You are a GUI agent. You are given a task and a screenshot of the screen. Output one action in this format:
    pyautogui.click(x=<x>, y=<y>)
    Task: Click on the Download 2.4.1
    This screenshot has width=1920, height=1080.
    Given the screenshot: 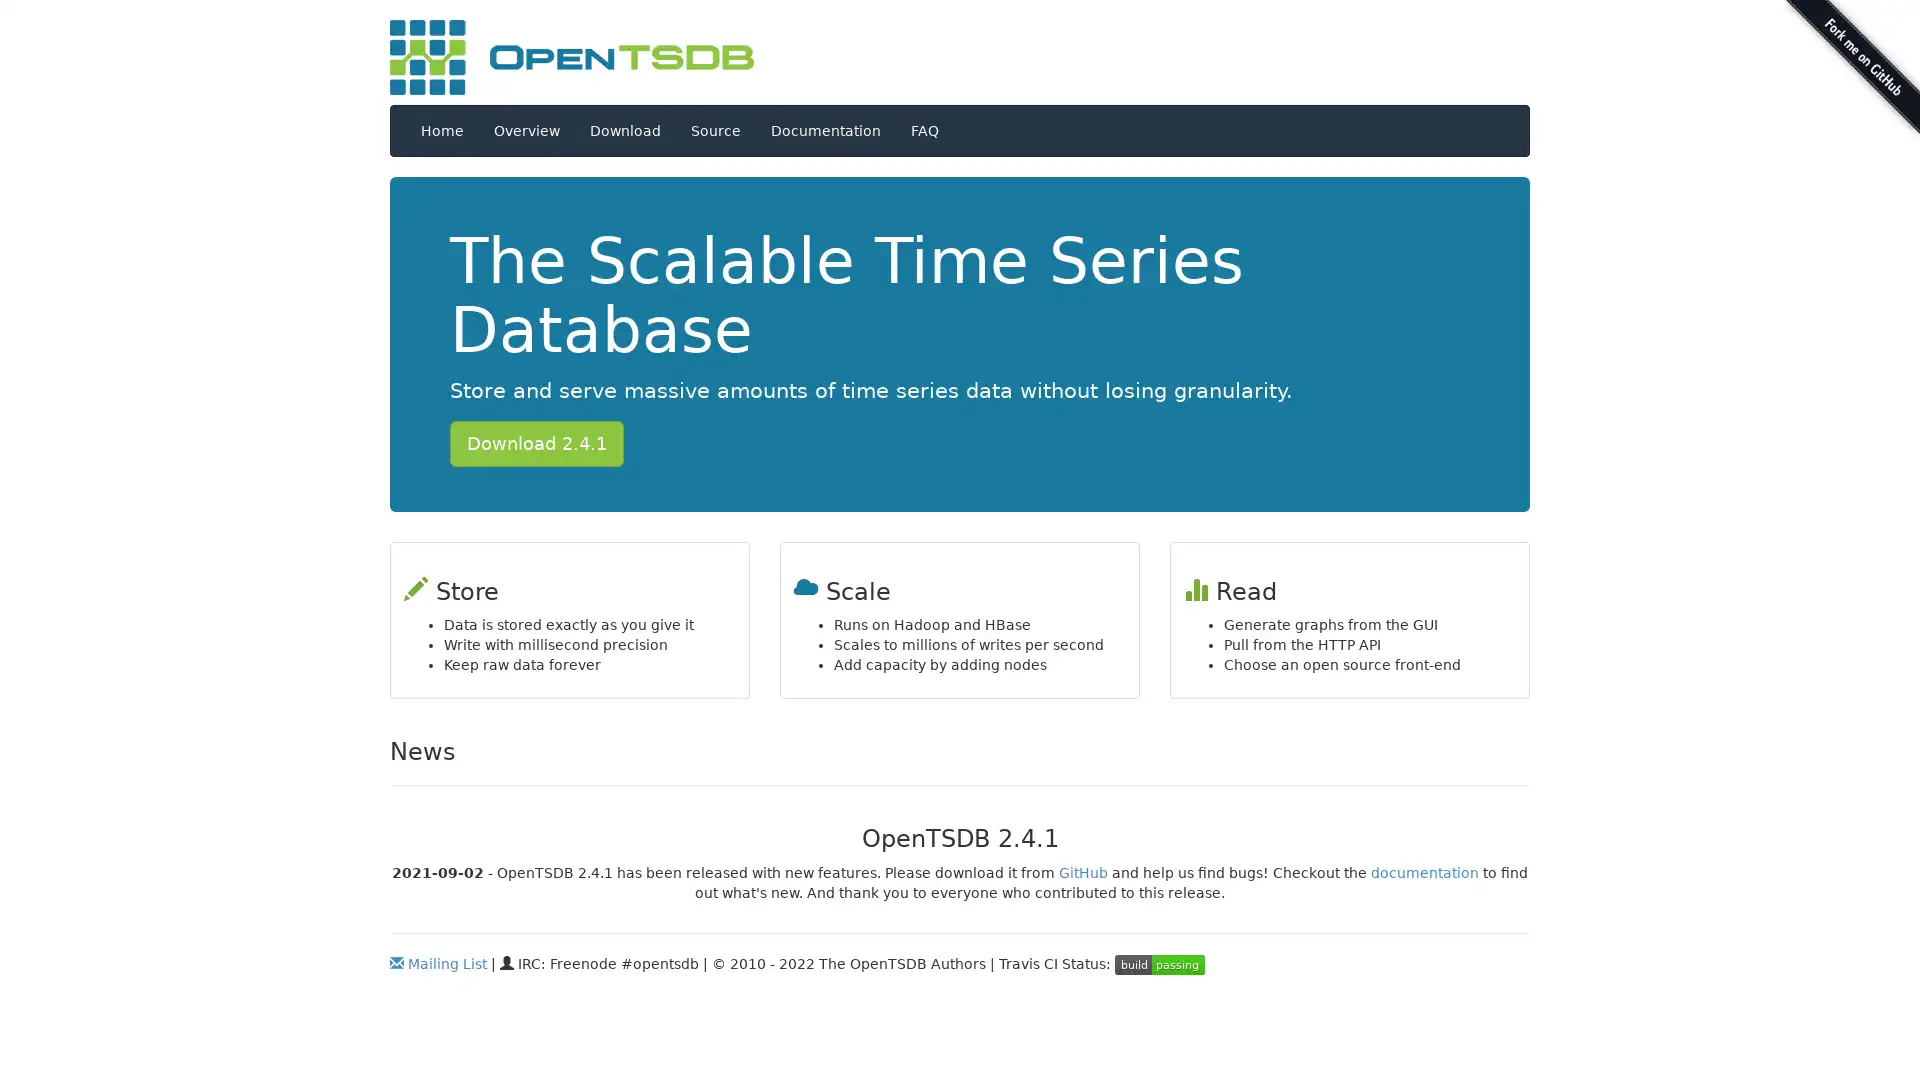 What is the action you would take?
    pyautogui.click(x=537, y=442)
    